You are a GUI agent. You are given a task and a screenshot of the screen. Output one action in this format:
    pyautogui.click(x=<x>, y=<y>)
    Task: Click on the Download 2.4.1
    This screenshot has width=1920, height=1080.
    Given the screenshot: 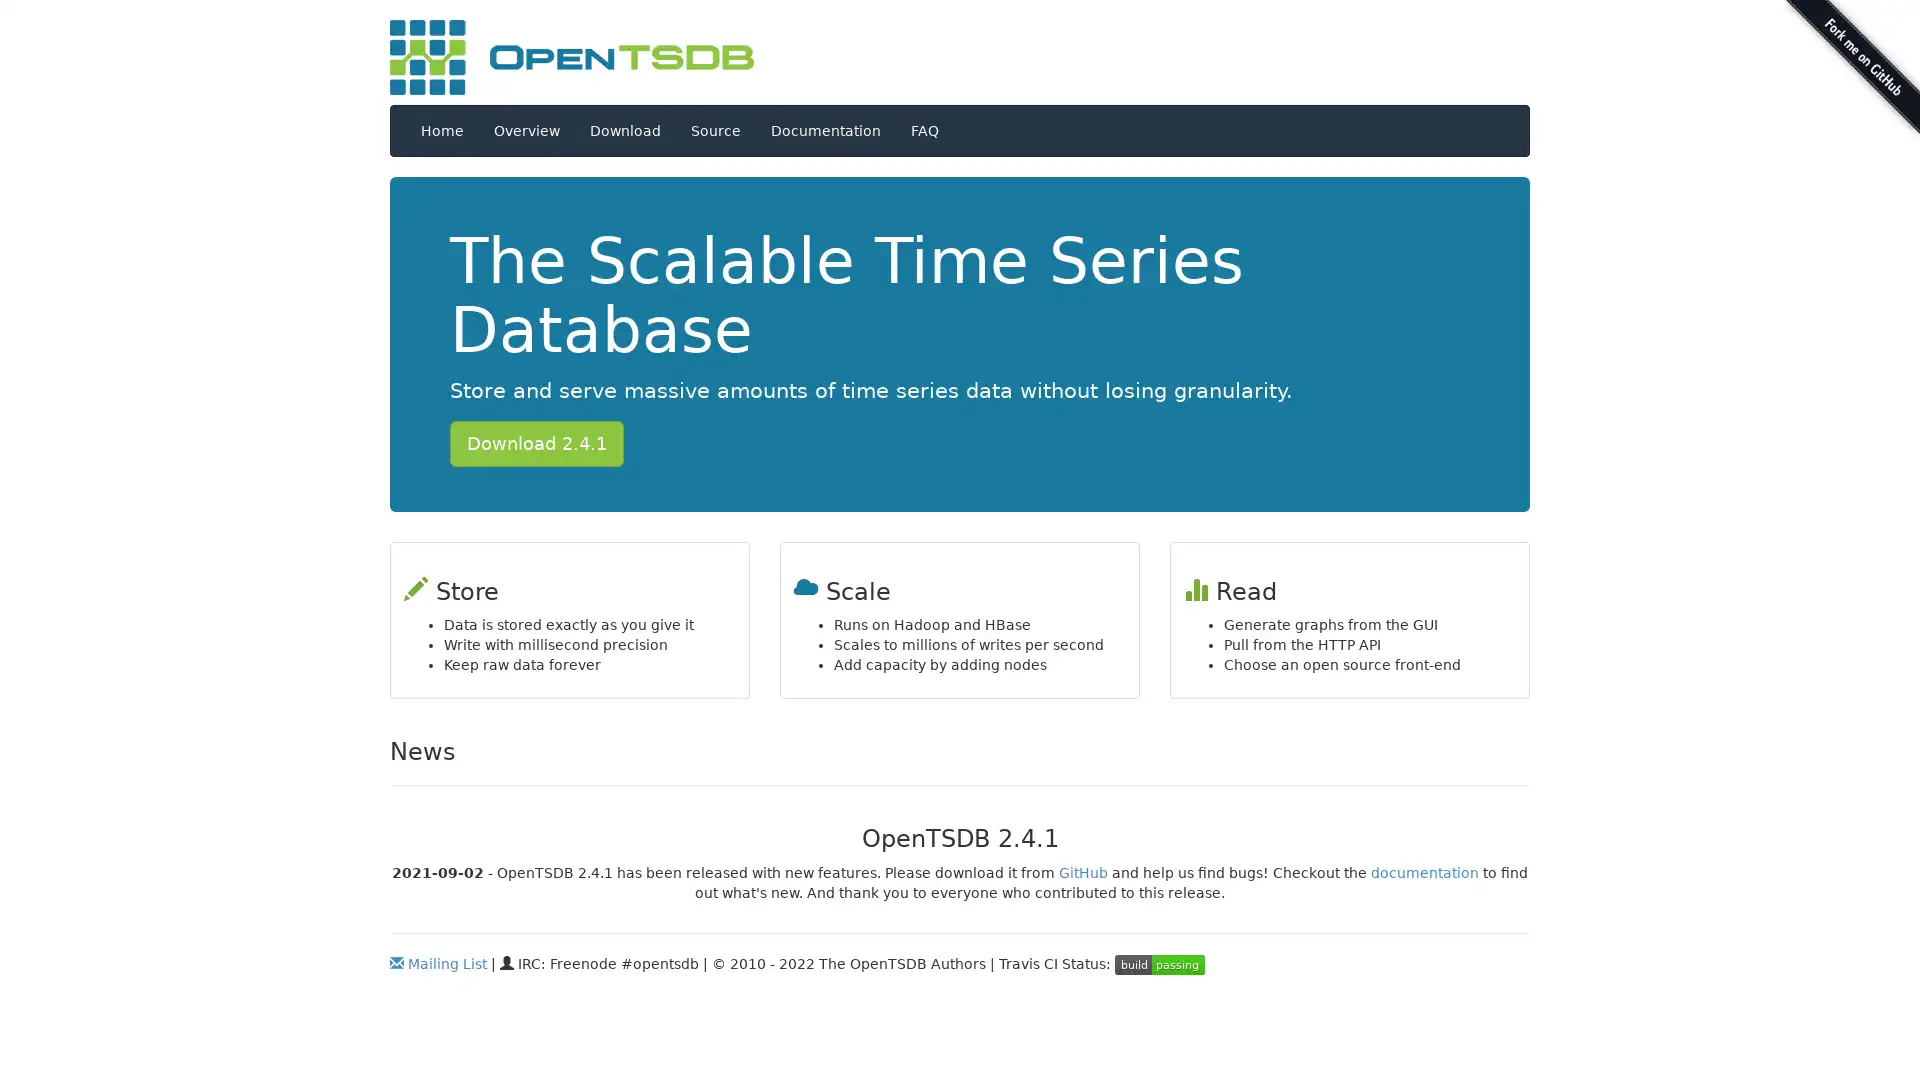 What is the action you would take?
    pyautogui.click(x=537, y=442)
    